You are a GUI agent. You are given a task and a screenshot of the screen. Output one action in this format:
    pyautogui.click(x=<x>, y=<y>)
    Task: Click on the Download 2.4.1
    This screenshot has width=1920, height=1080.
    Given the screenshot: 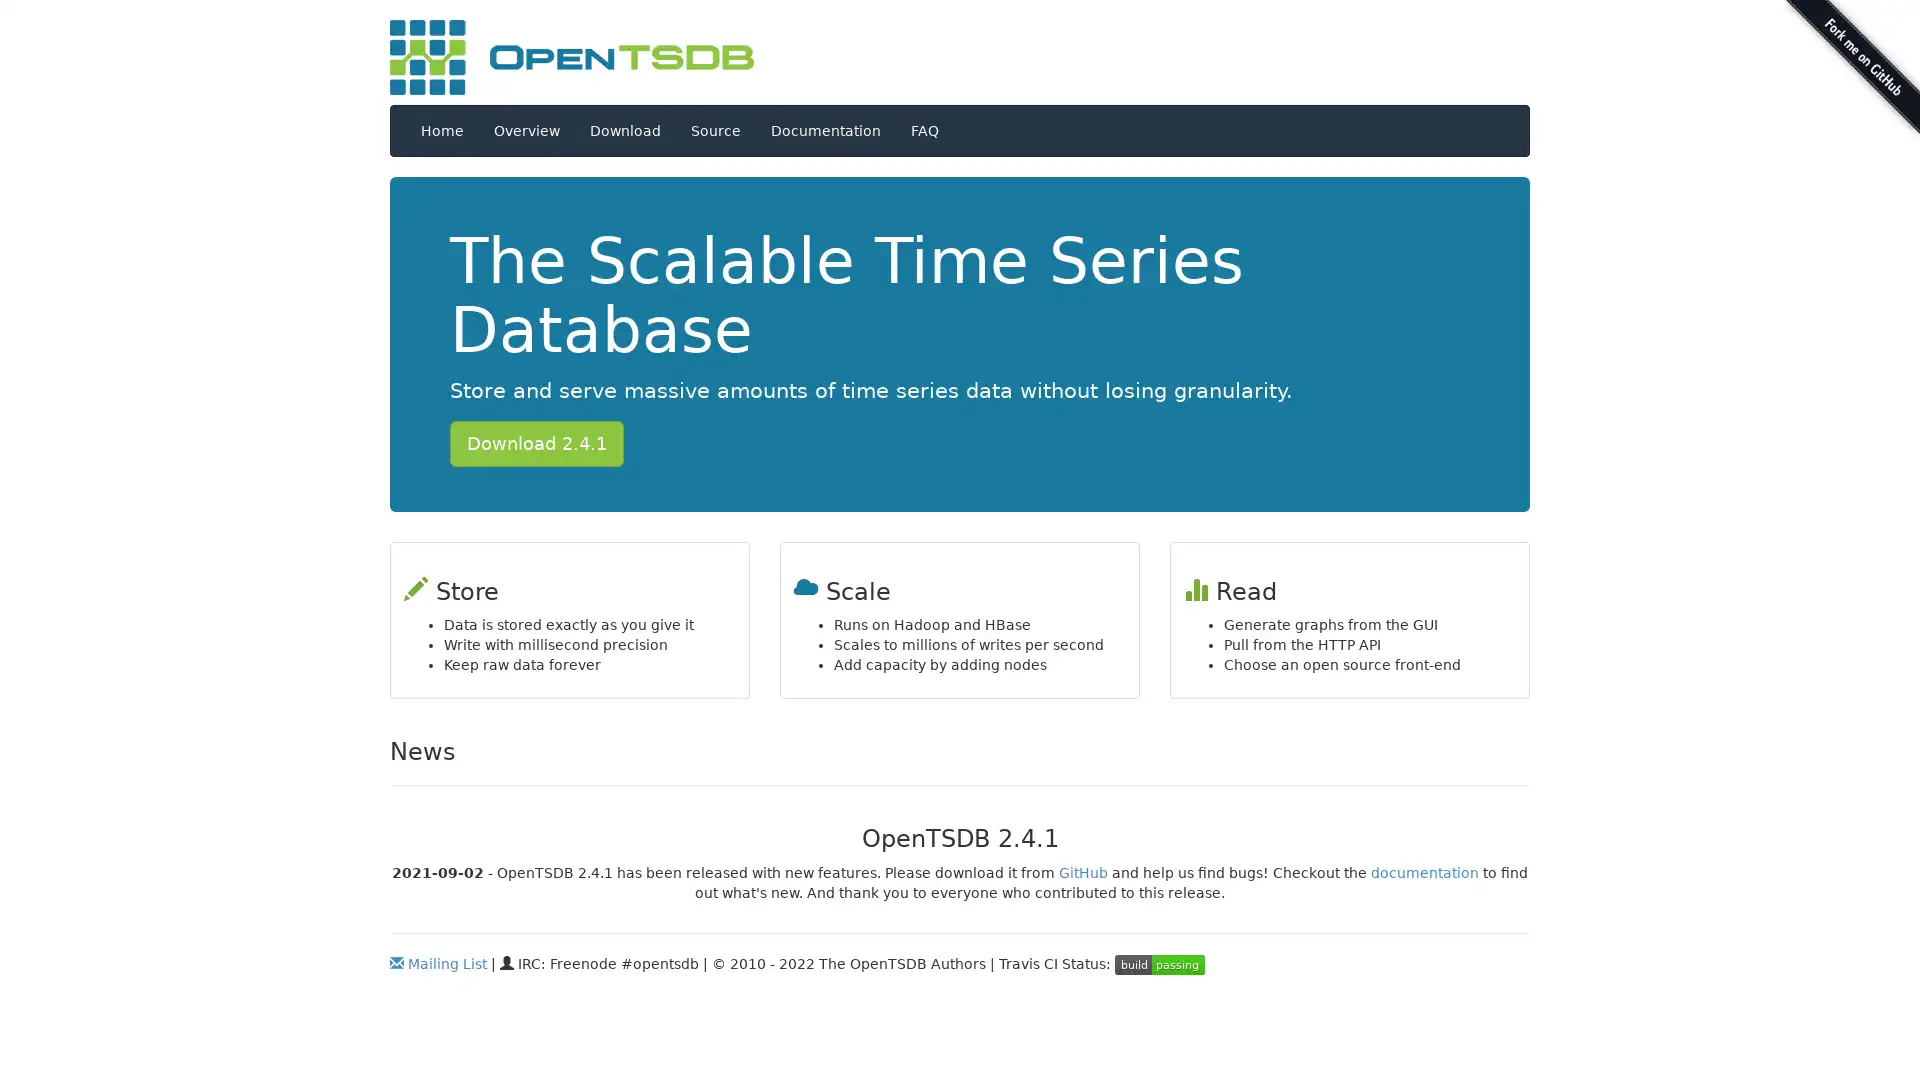 What is the action you would take?
    pyautogui.click(x=537, y=442)
    